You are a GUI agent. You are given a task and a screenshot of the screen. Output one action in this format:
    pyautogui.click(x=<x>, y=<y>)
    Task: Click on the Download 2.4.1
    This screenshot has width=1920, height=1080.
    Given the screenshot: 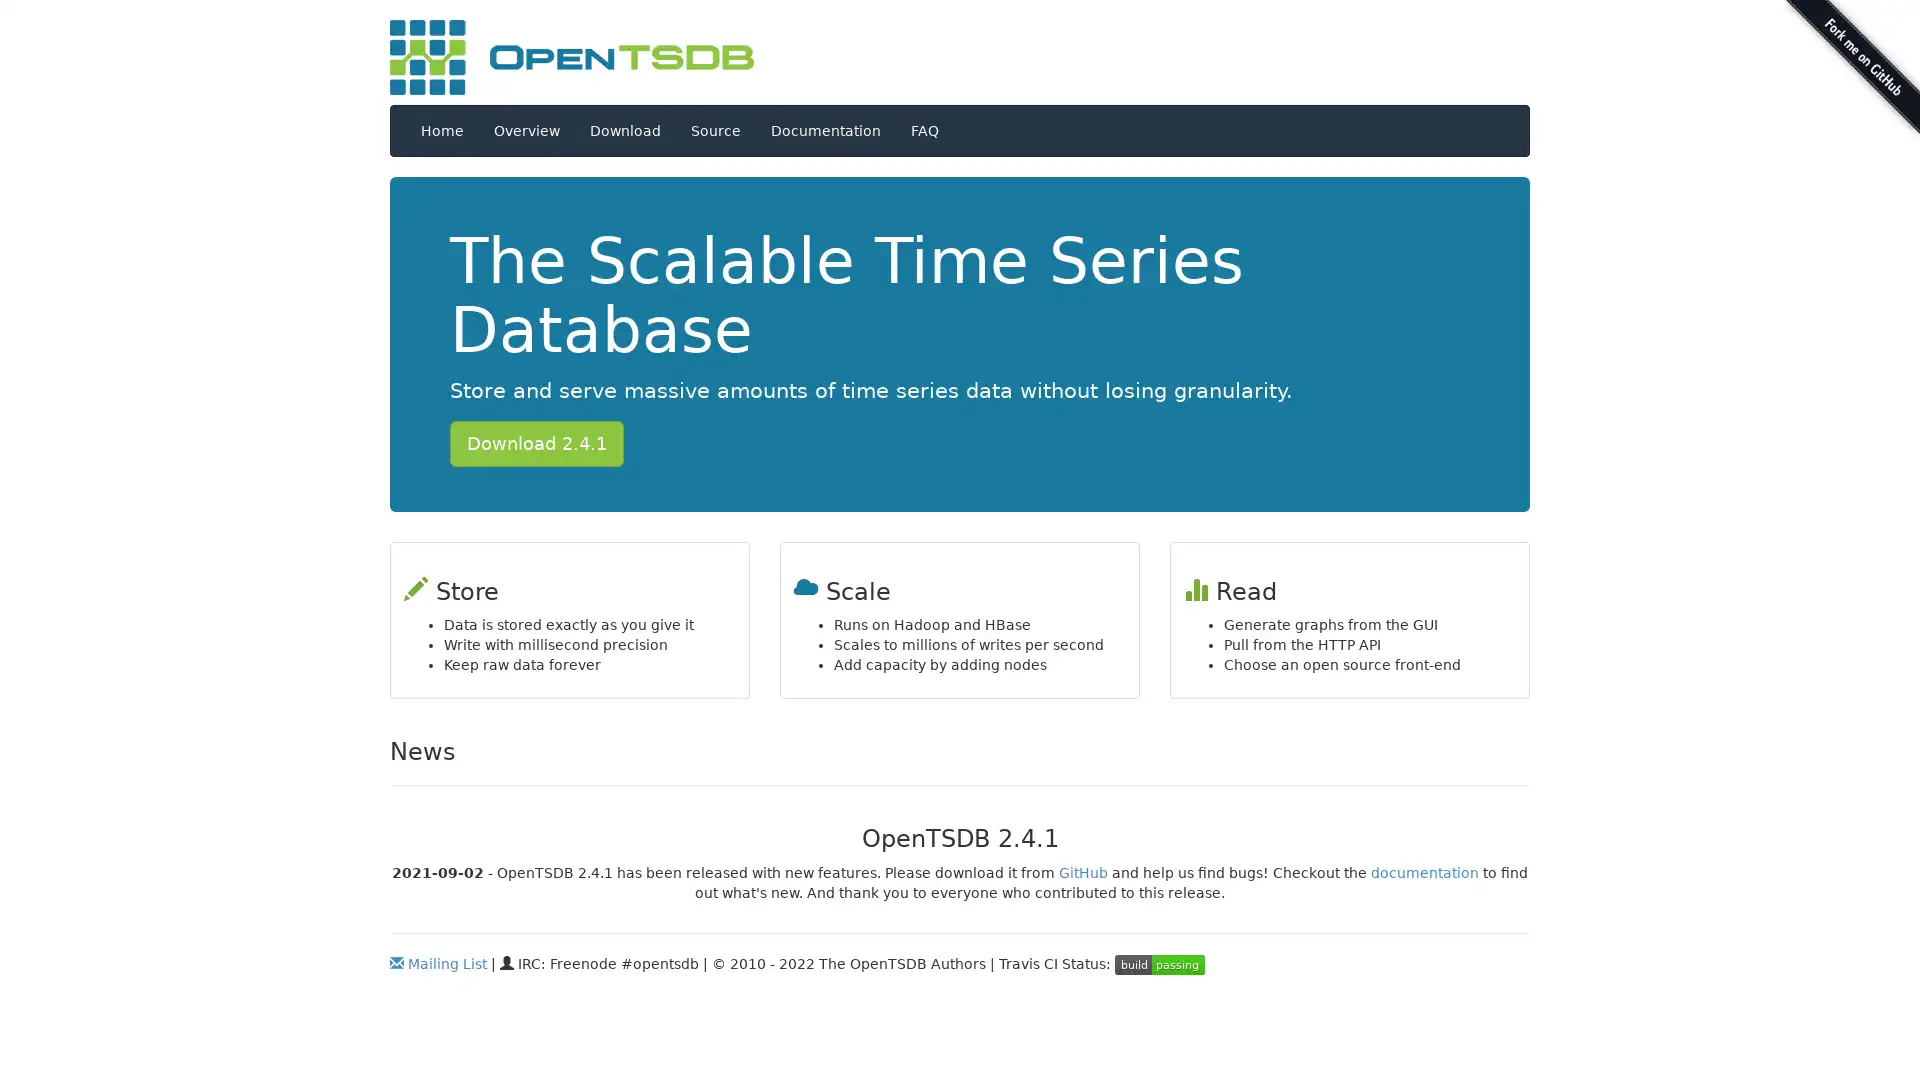 What is the action you would take?
    pyautogui.click(x=537, y=442)
    